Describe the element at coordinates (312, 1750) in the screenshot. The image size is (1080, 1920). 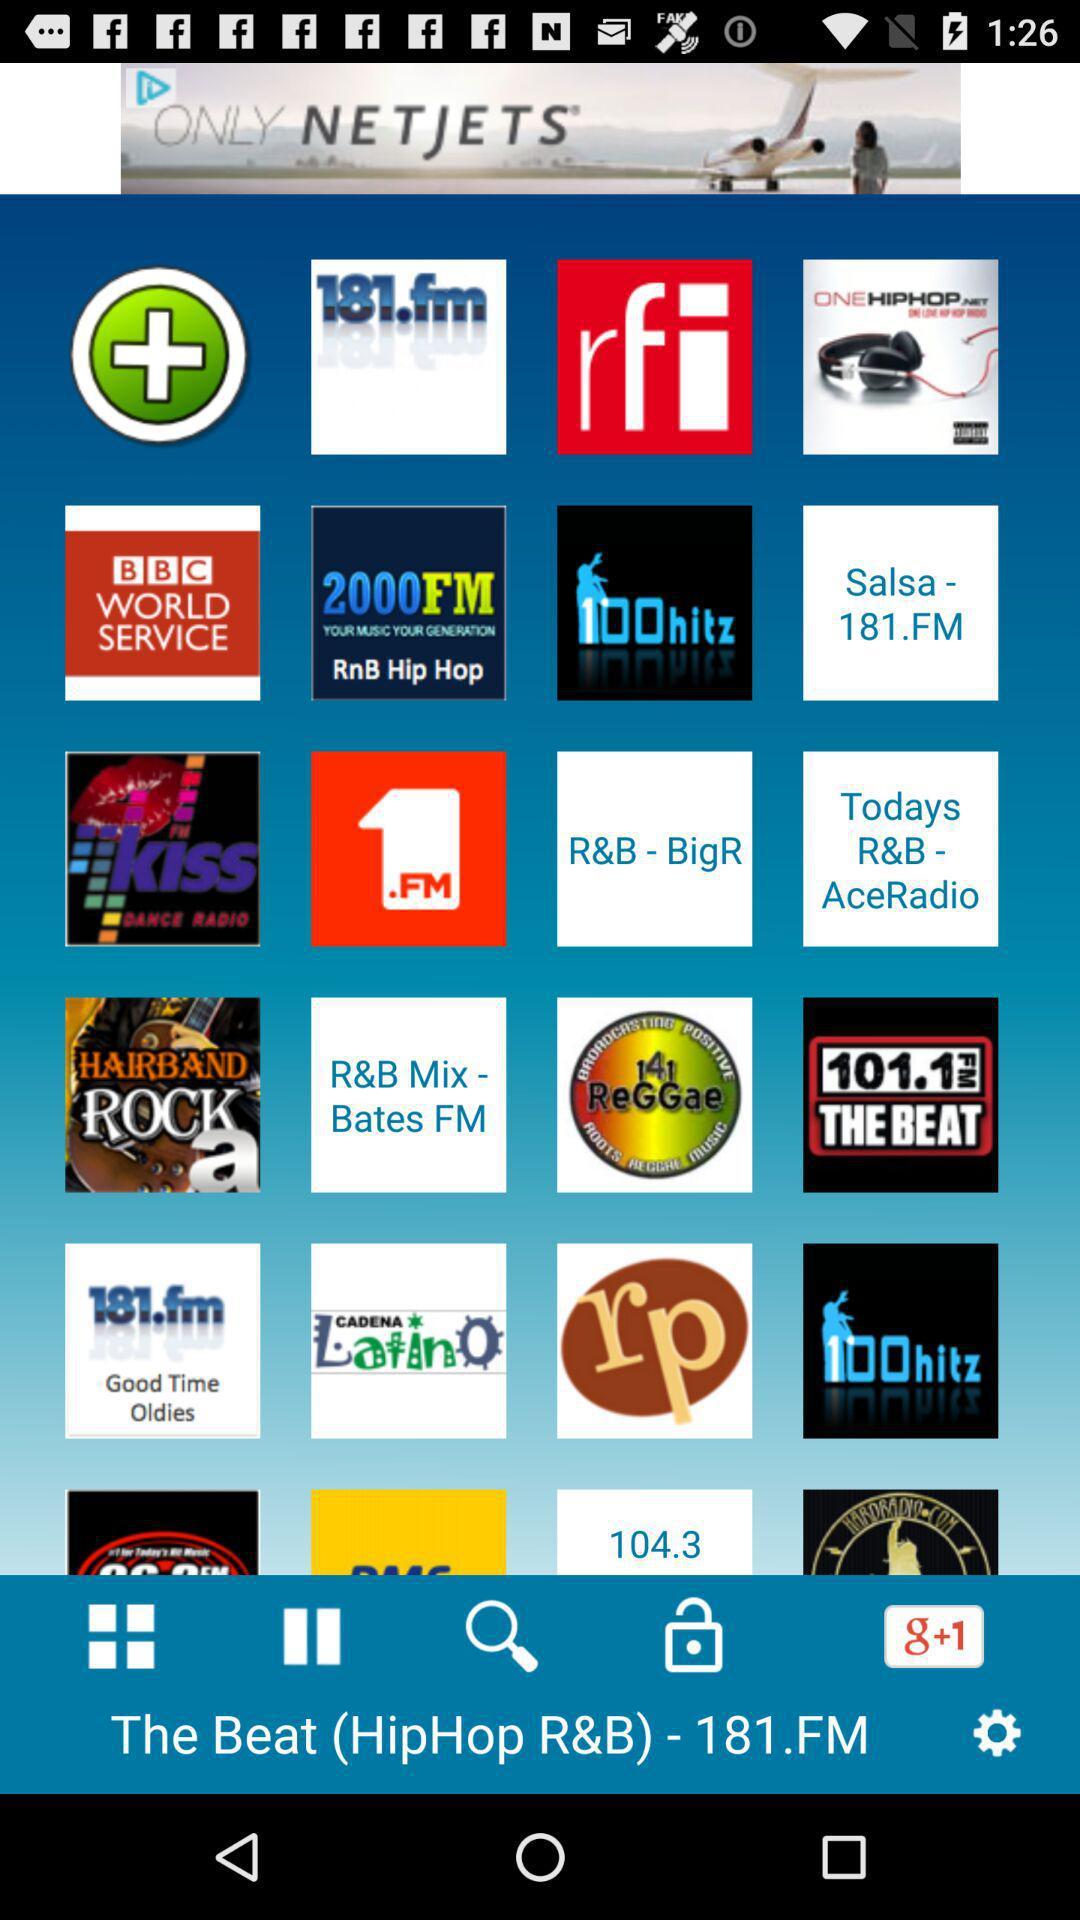
I see `the pause icon` at that location.